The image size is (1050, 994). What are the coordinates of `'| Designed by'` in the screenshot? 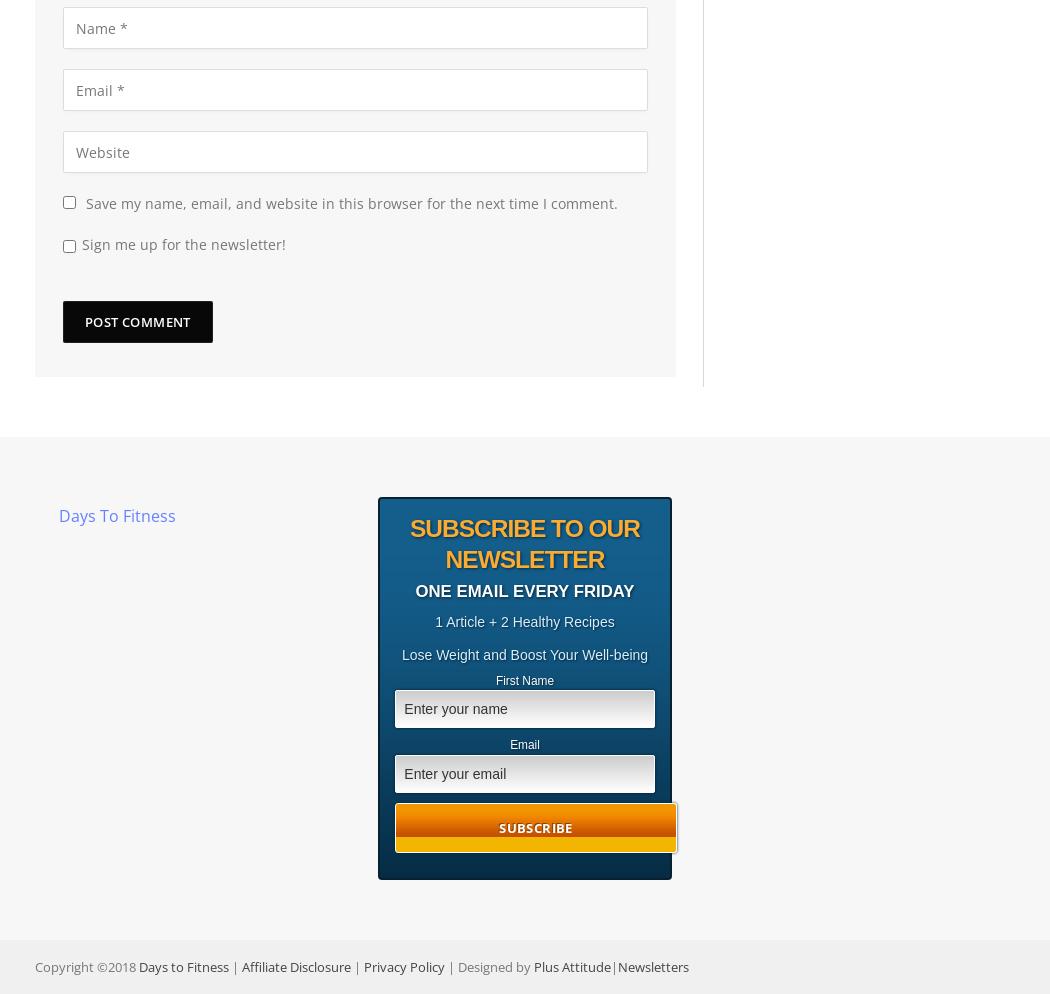 It's located at (488, 964).